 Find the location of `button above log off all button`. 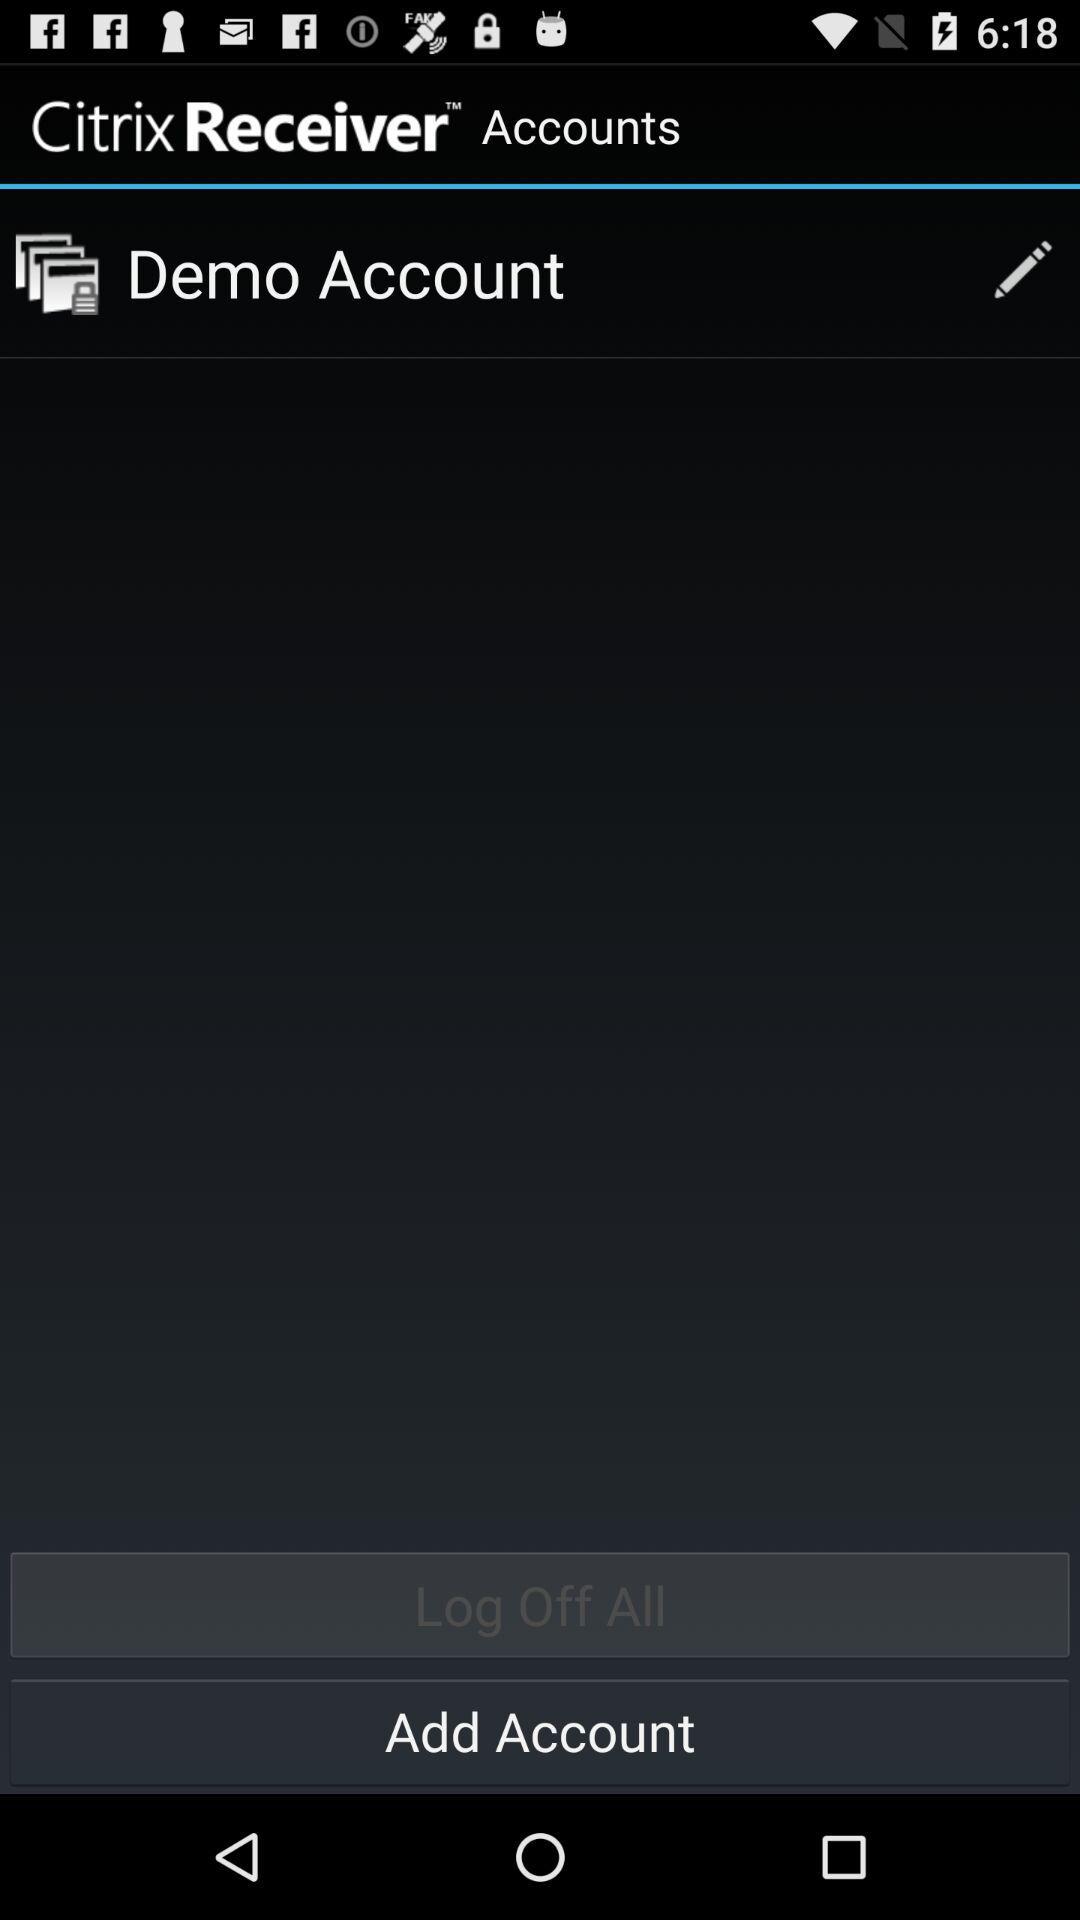

button above log off all button is located at coordinates (1012, 272).